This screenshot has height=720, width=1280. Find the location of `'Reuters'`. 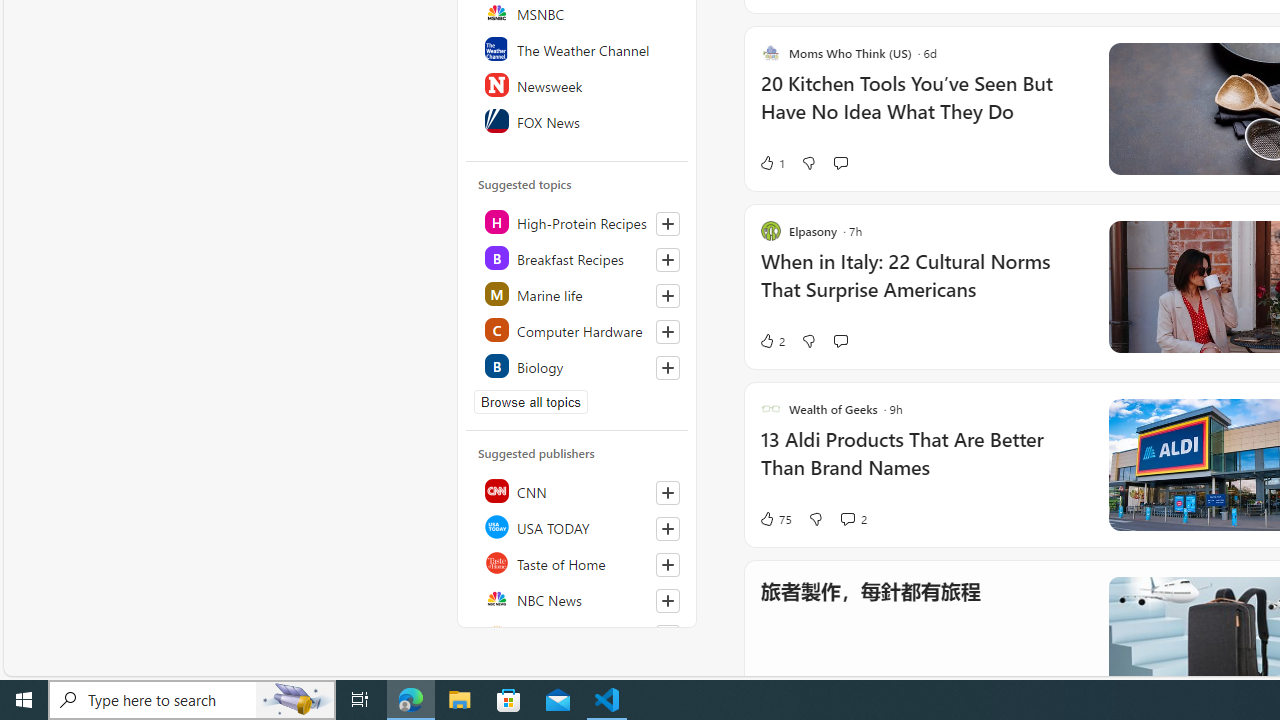

'Reuters' is located at coordinates (577, 635).